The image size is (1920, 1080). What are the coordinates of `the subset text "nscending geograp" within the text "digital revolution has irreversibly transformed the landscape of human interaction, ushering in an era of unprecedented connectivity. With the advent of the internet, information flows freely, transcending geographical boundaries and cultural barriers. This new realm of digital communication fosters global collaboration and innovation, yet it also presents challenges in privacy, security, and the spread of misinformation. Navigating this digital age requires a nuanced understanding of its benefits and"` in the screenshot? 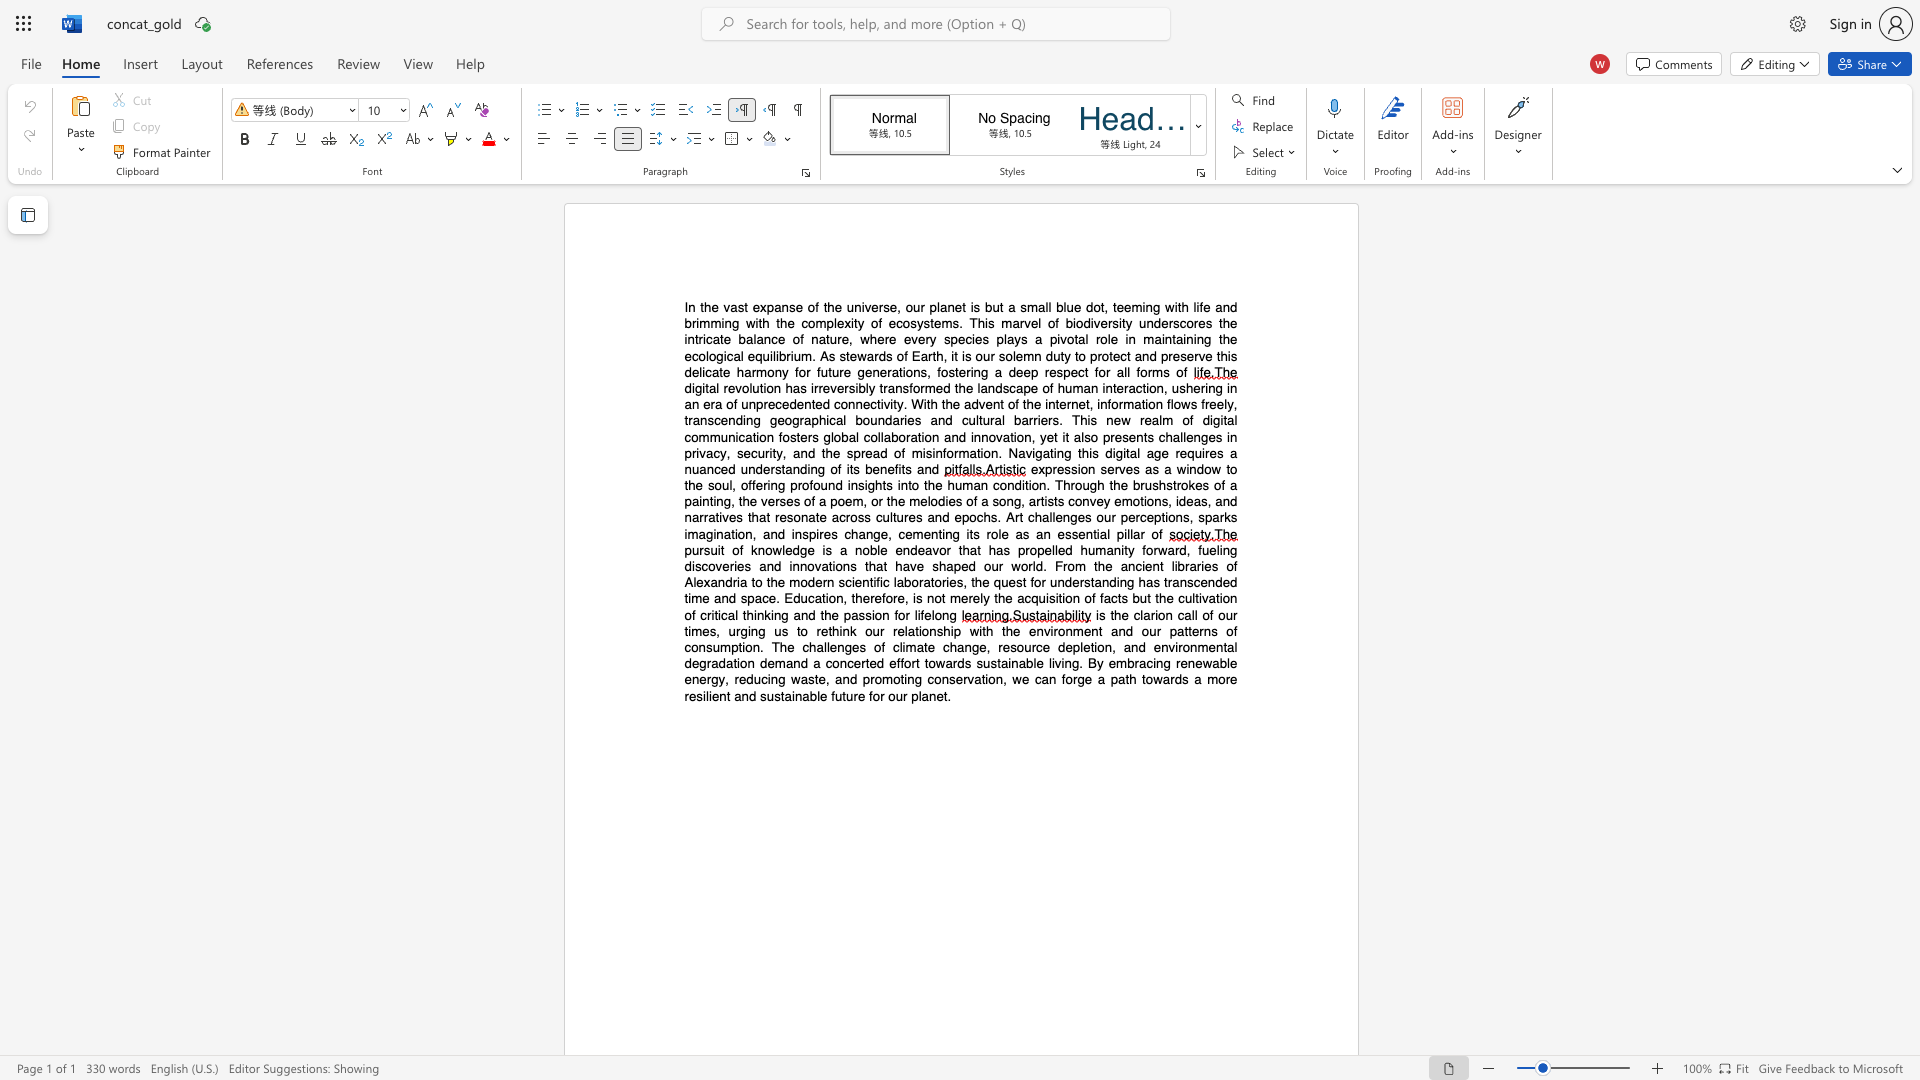 It's located at (700, 419).